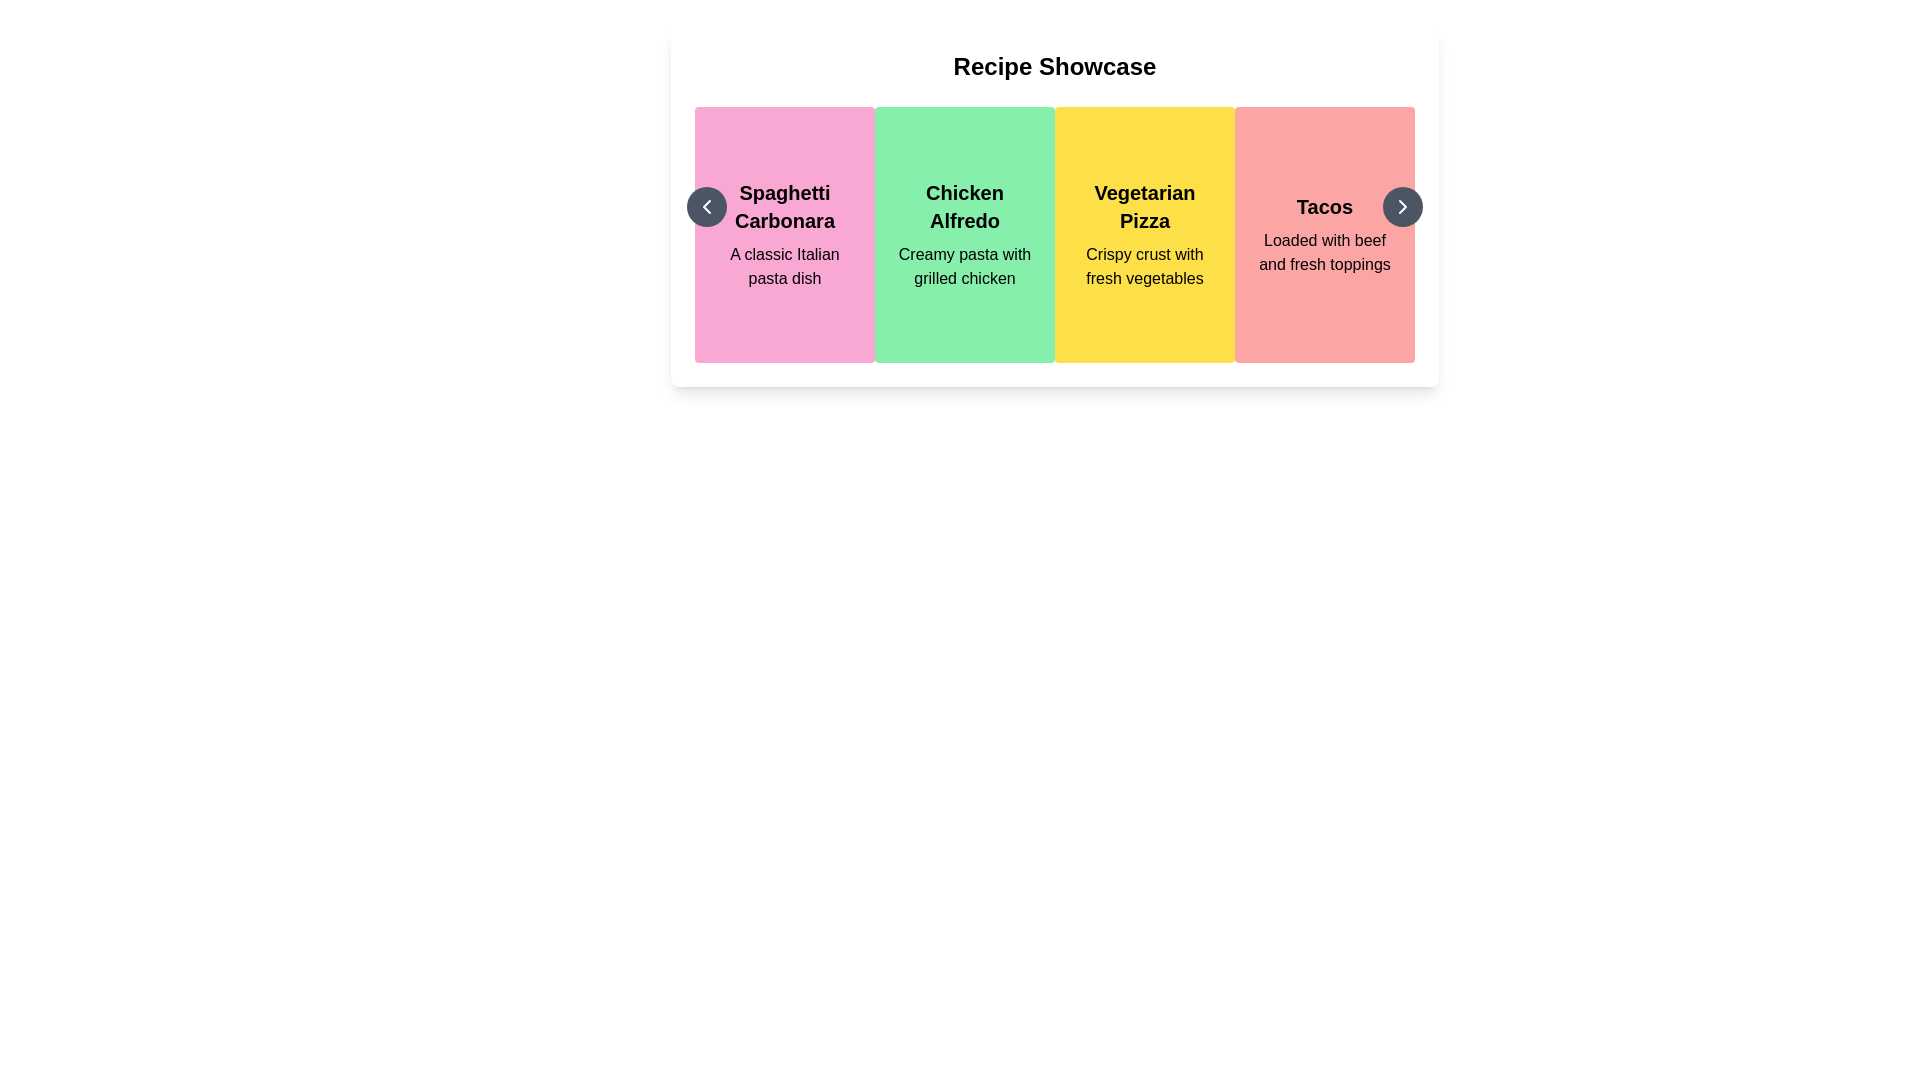  What do you see at coordinates (1145, 207) in the screenshot?
I see `the text label displaying 'Vegetarian Pizza', which is prominently styled in bold sans-serif font on a yellow background, located below the 'Recipe Showcase' header` at bounding box center [1145, 207].